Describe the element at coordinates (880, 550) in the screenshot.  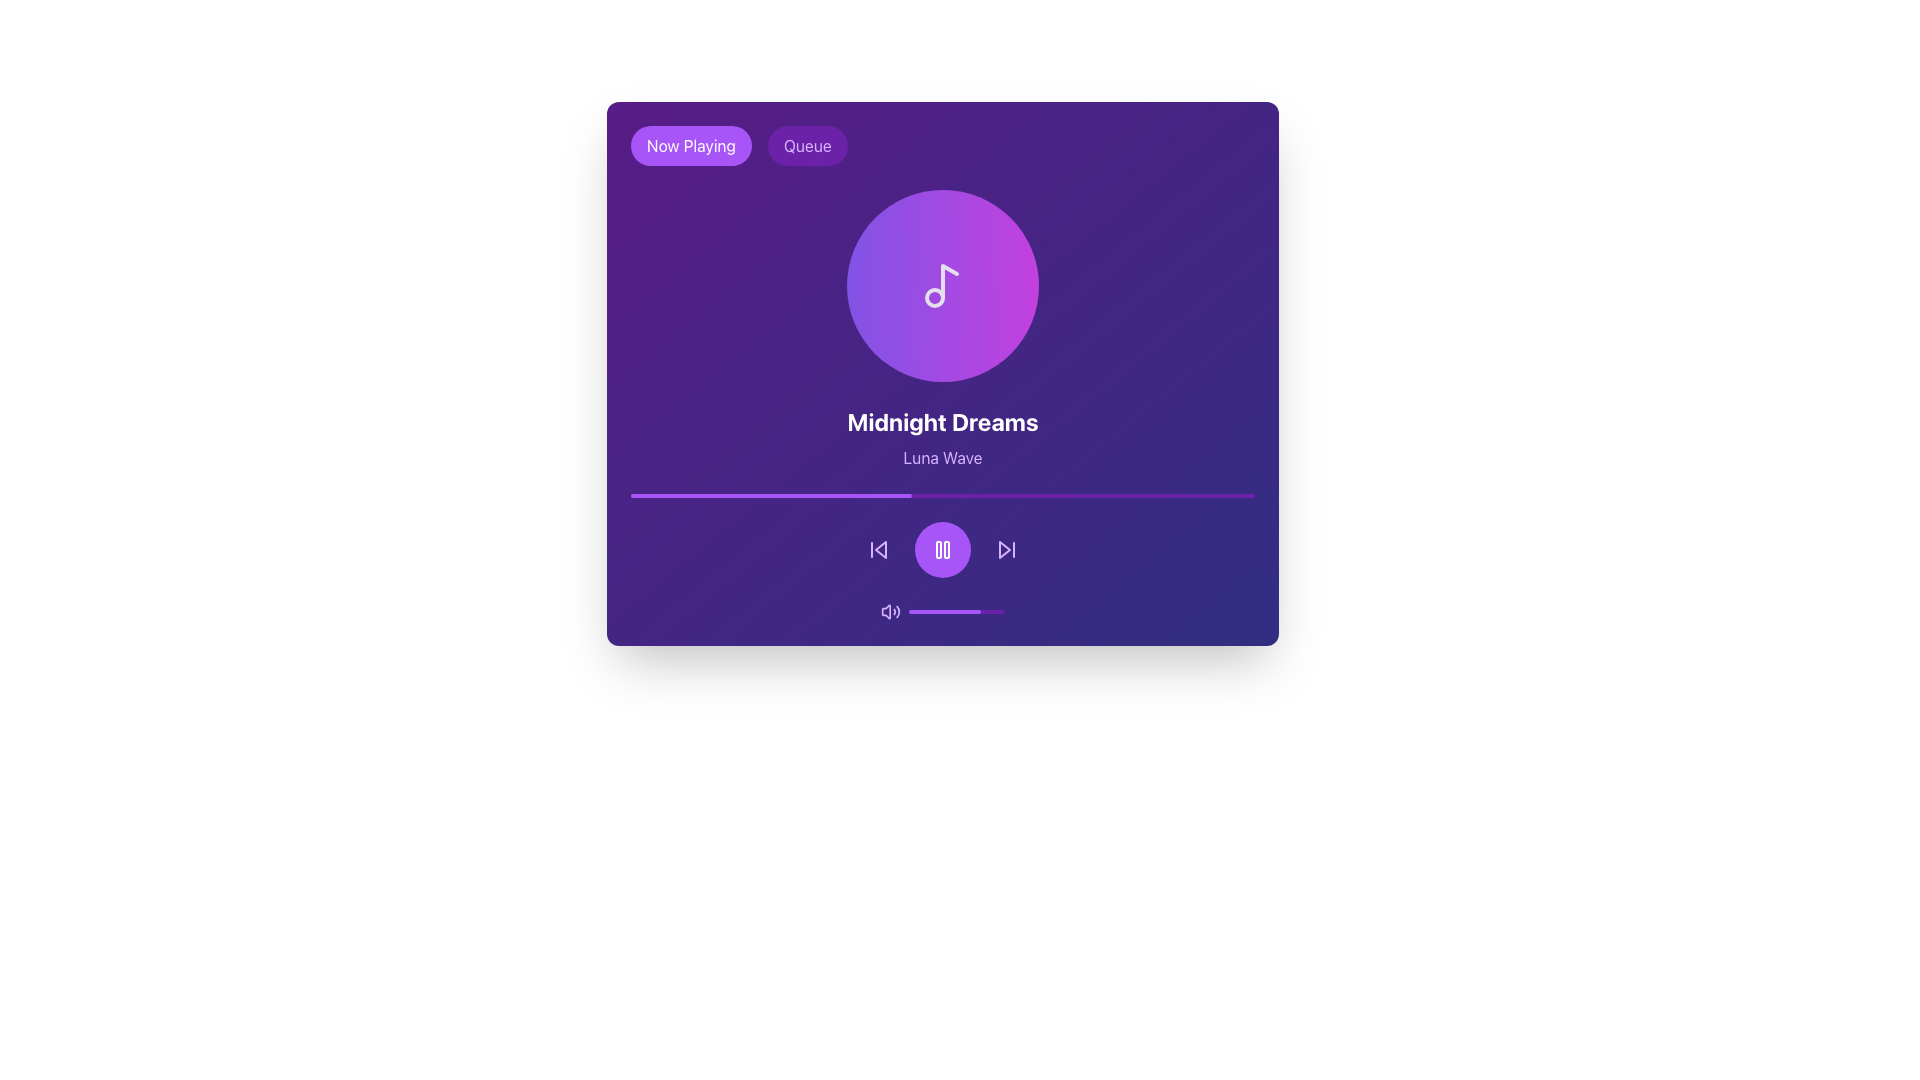
I see `the purple triangular back navigation icon pointing left to skip to the previous track` at that location.